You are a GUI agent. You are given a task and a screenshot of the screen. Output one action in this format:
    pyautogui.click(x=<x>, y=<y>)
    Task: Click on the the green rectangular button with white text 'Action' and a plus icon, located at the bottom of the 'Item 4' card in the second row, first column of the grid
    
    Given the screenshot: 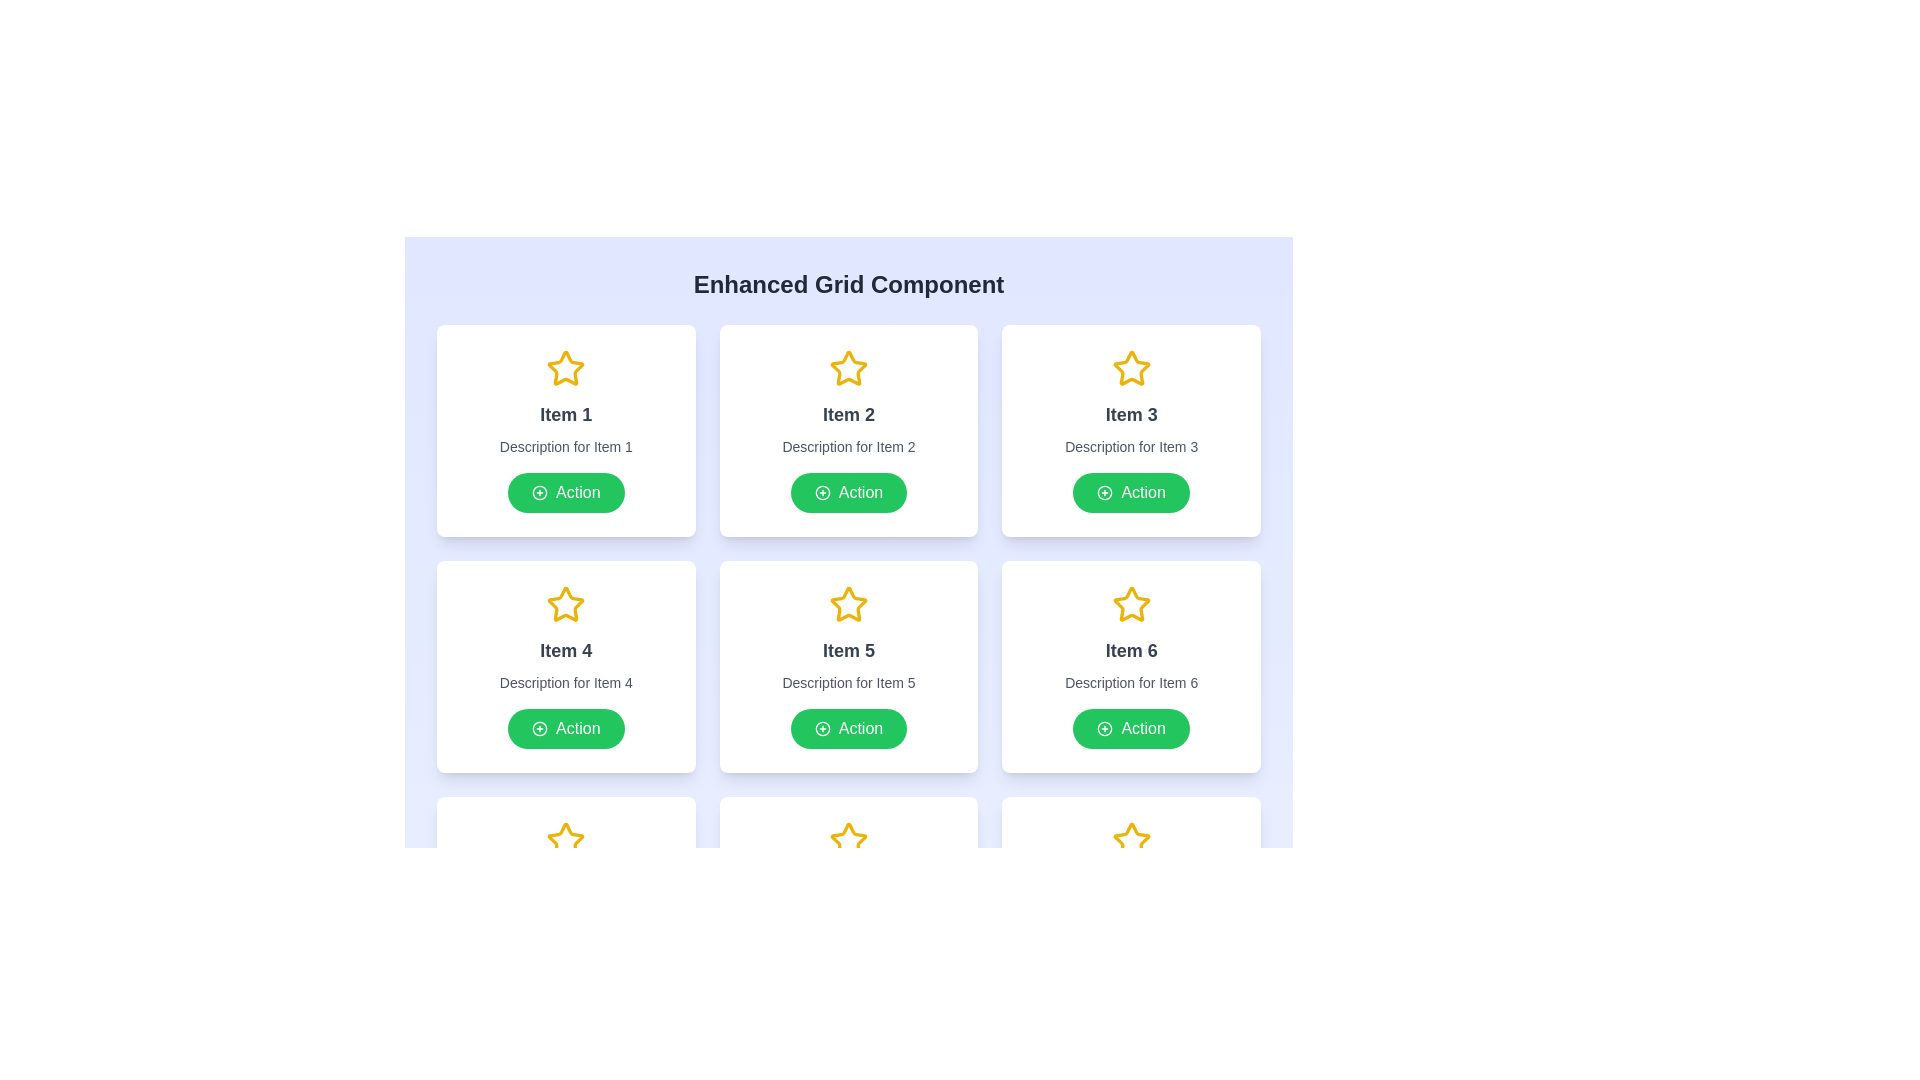 What is the action you would take?
    pyautogui.click(x=565, y=729)
    